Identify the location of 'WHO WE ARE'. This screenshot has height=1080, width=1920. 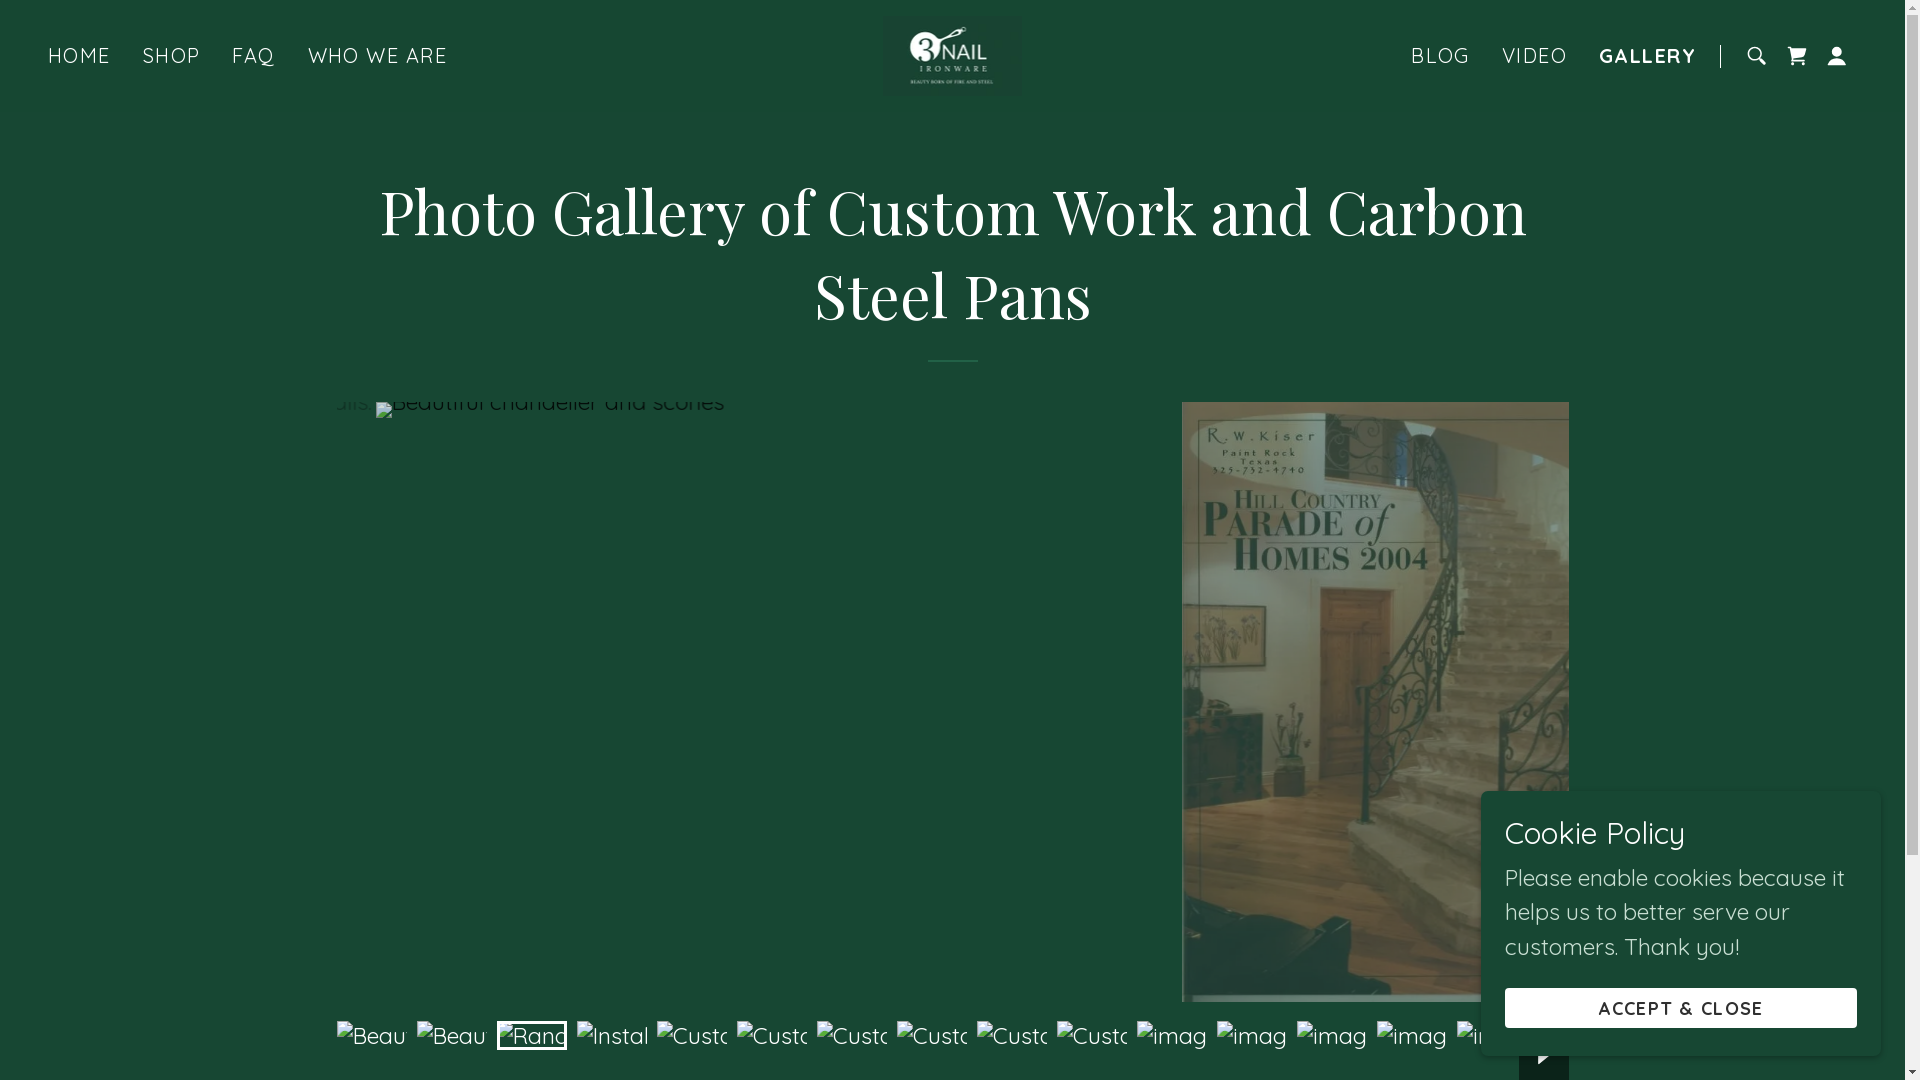
(378, 55).